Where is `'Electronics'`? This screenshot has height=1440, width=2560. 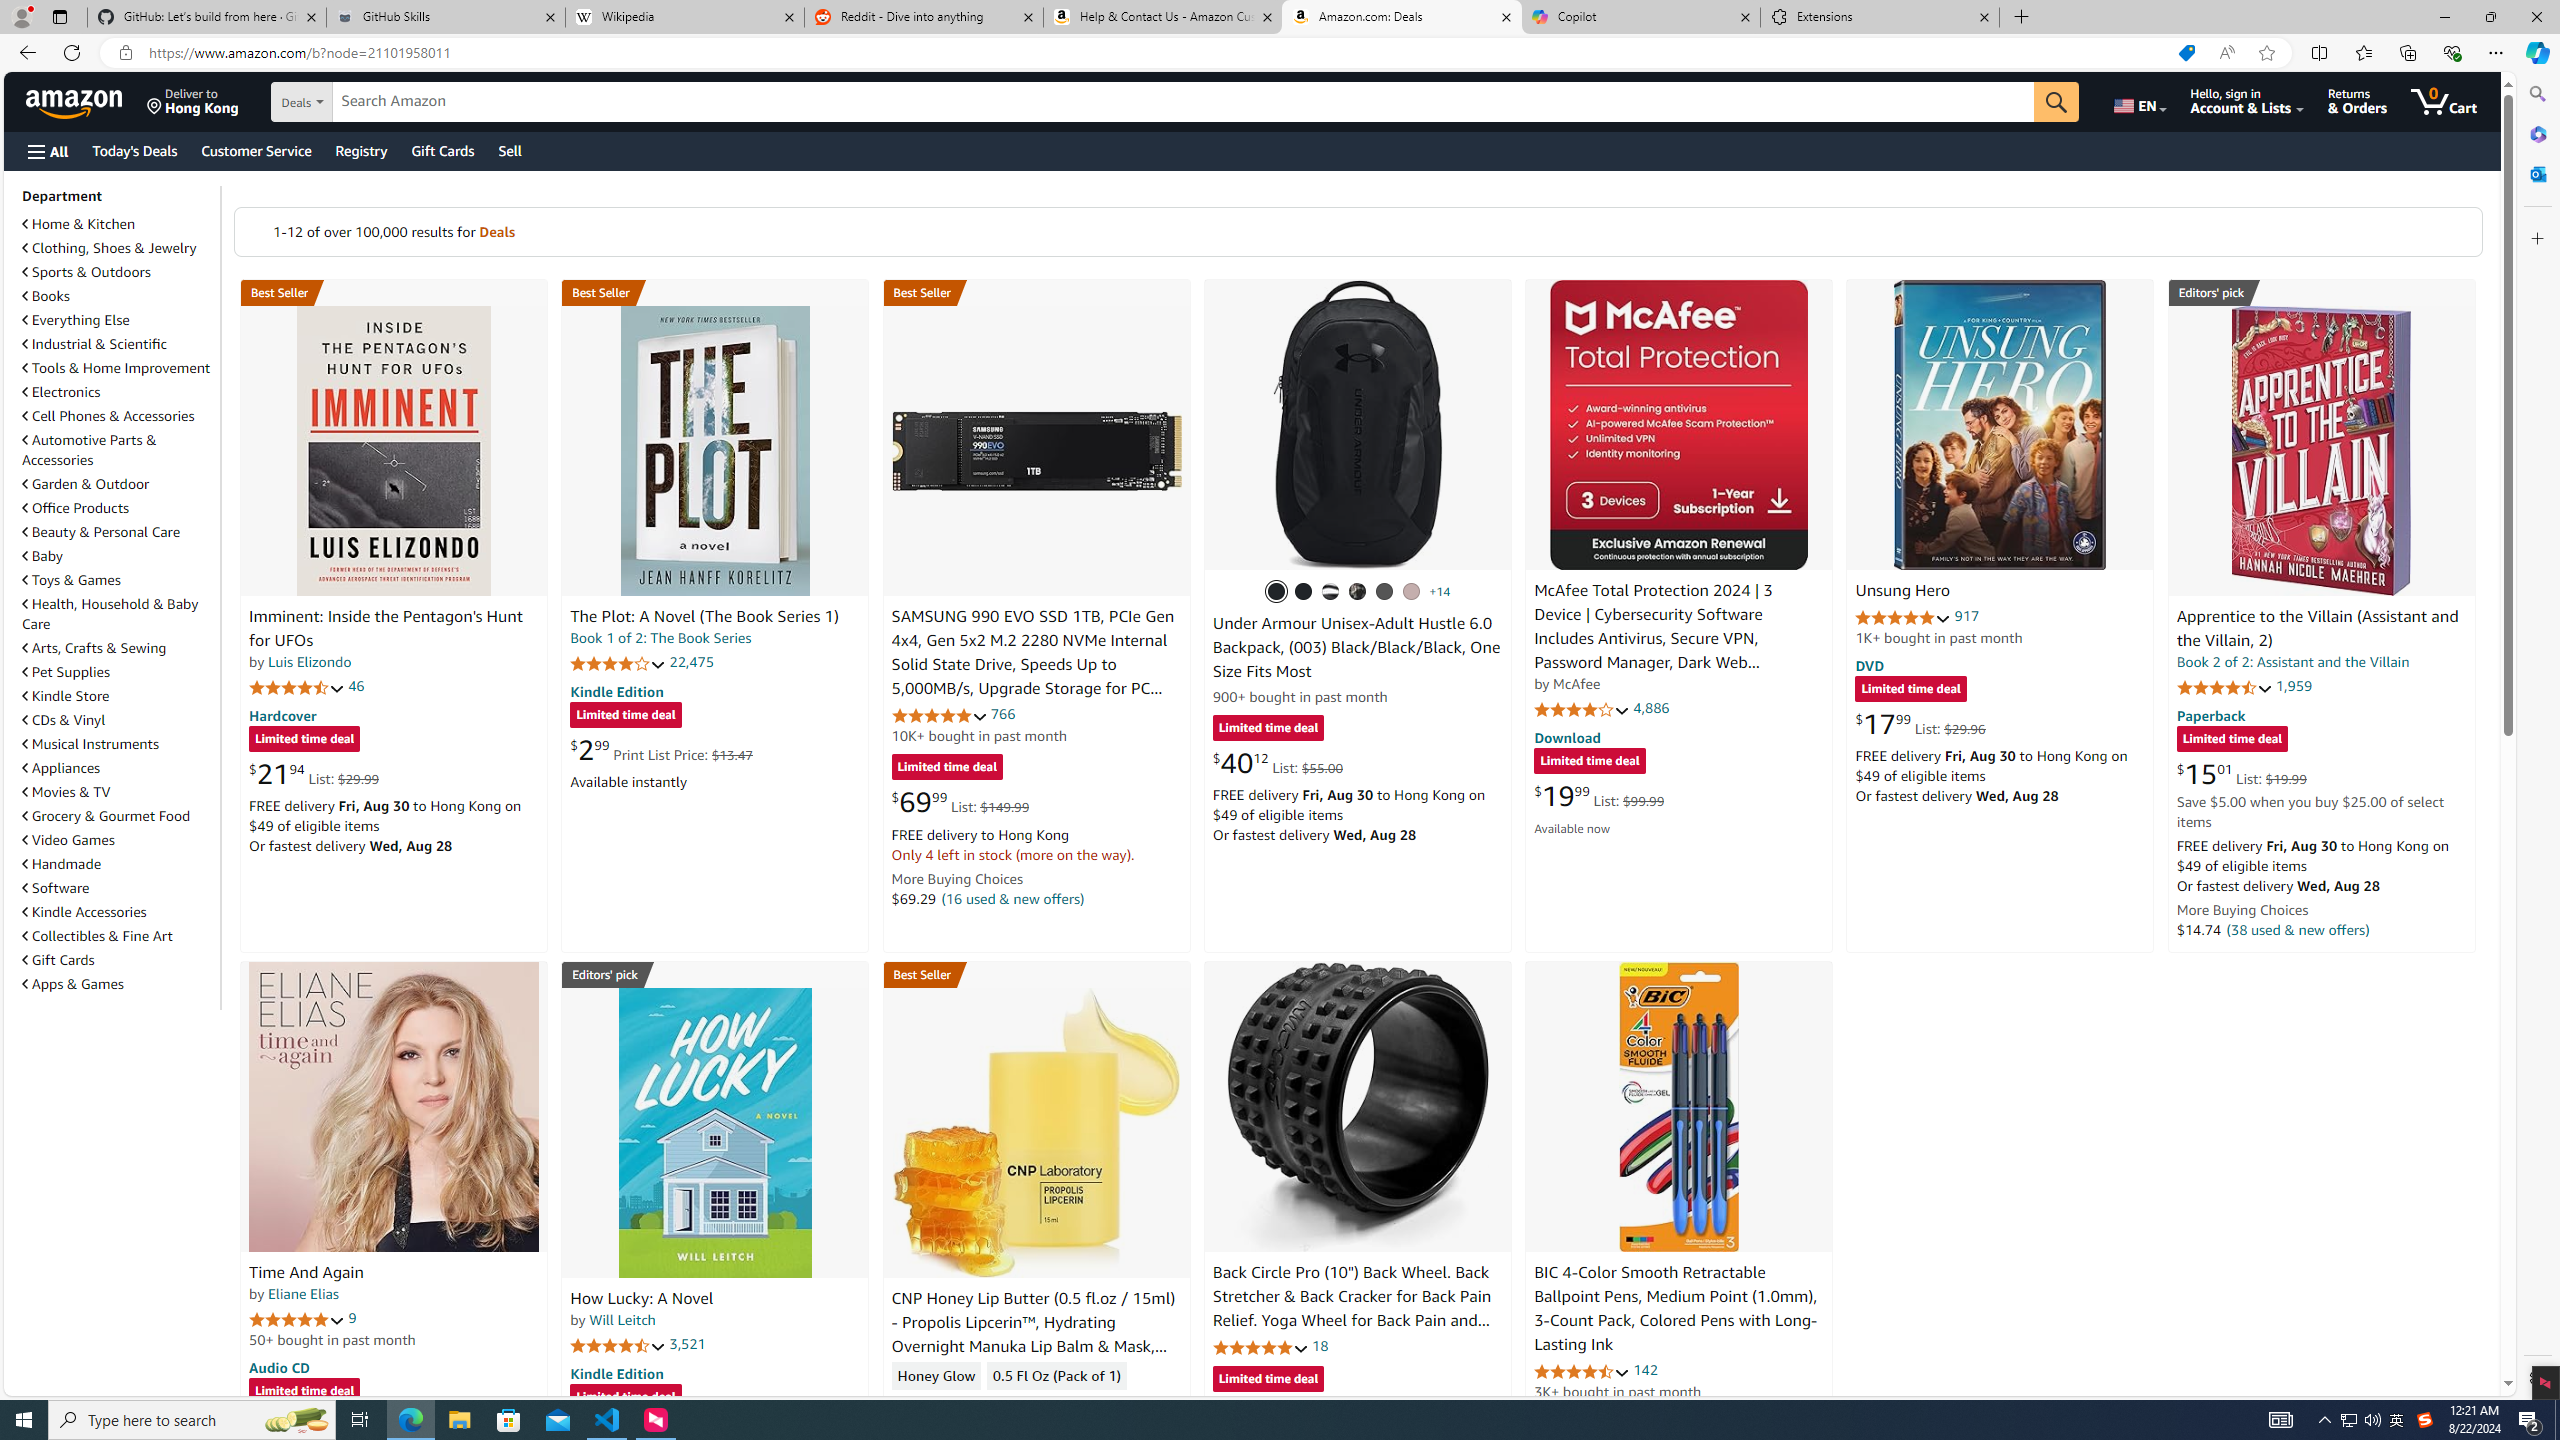 'Electronics' is located at coordinates (61, 390).